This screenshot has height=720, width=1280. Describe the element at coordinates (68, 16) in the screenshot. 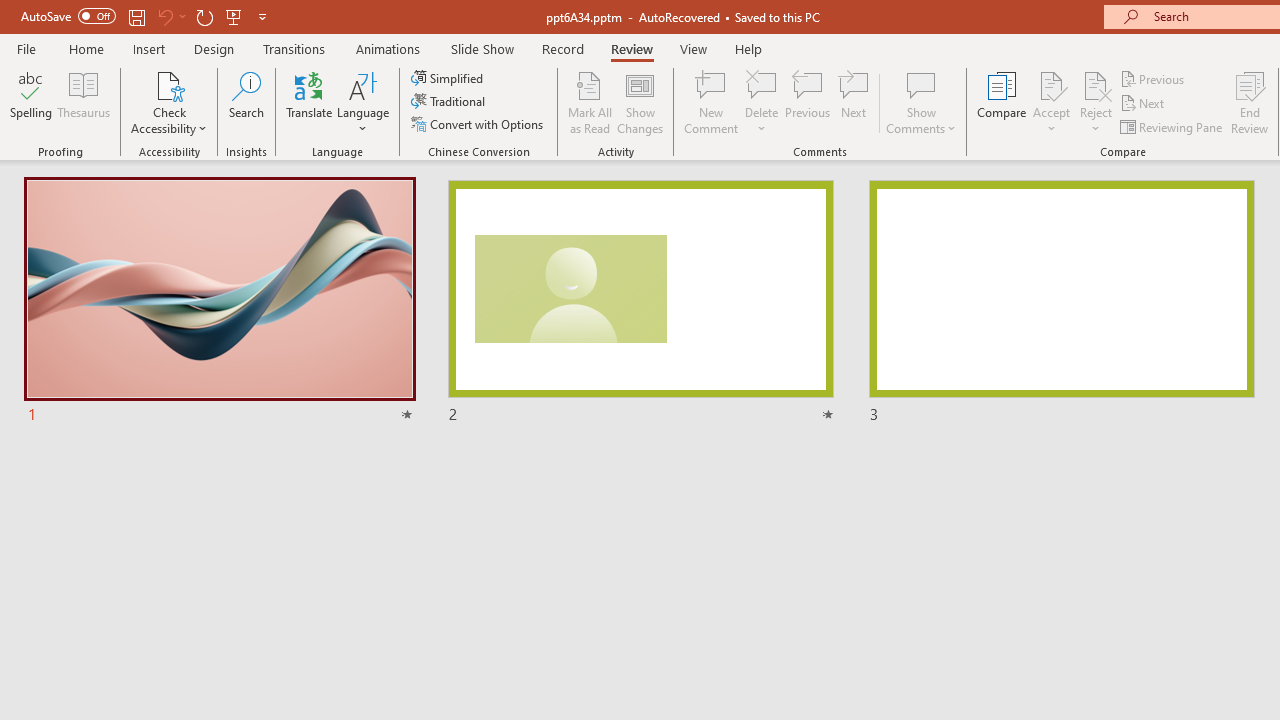

I see `'AutoSave'` at that location.